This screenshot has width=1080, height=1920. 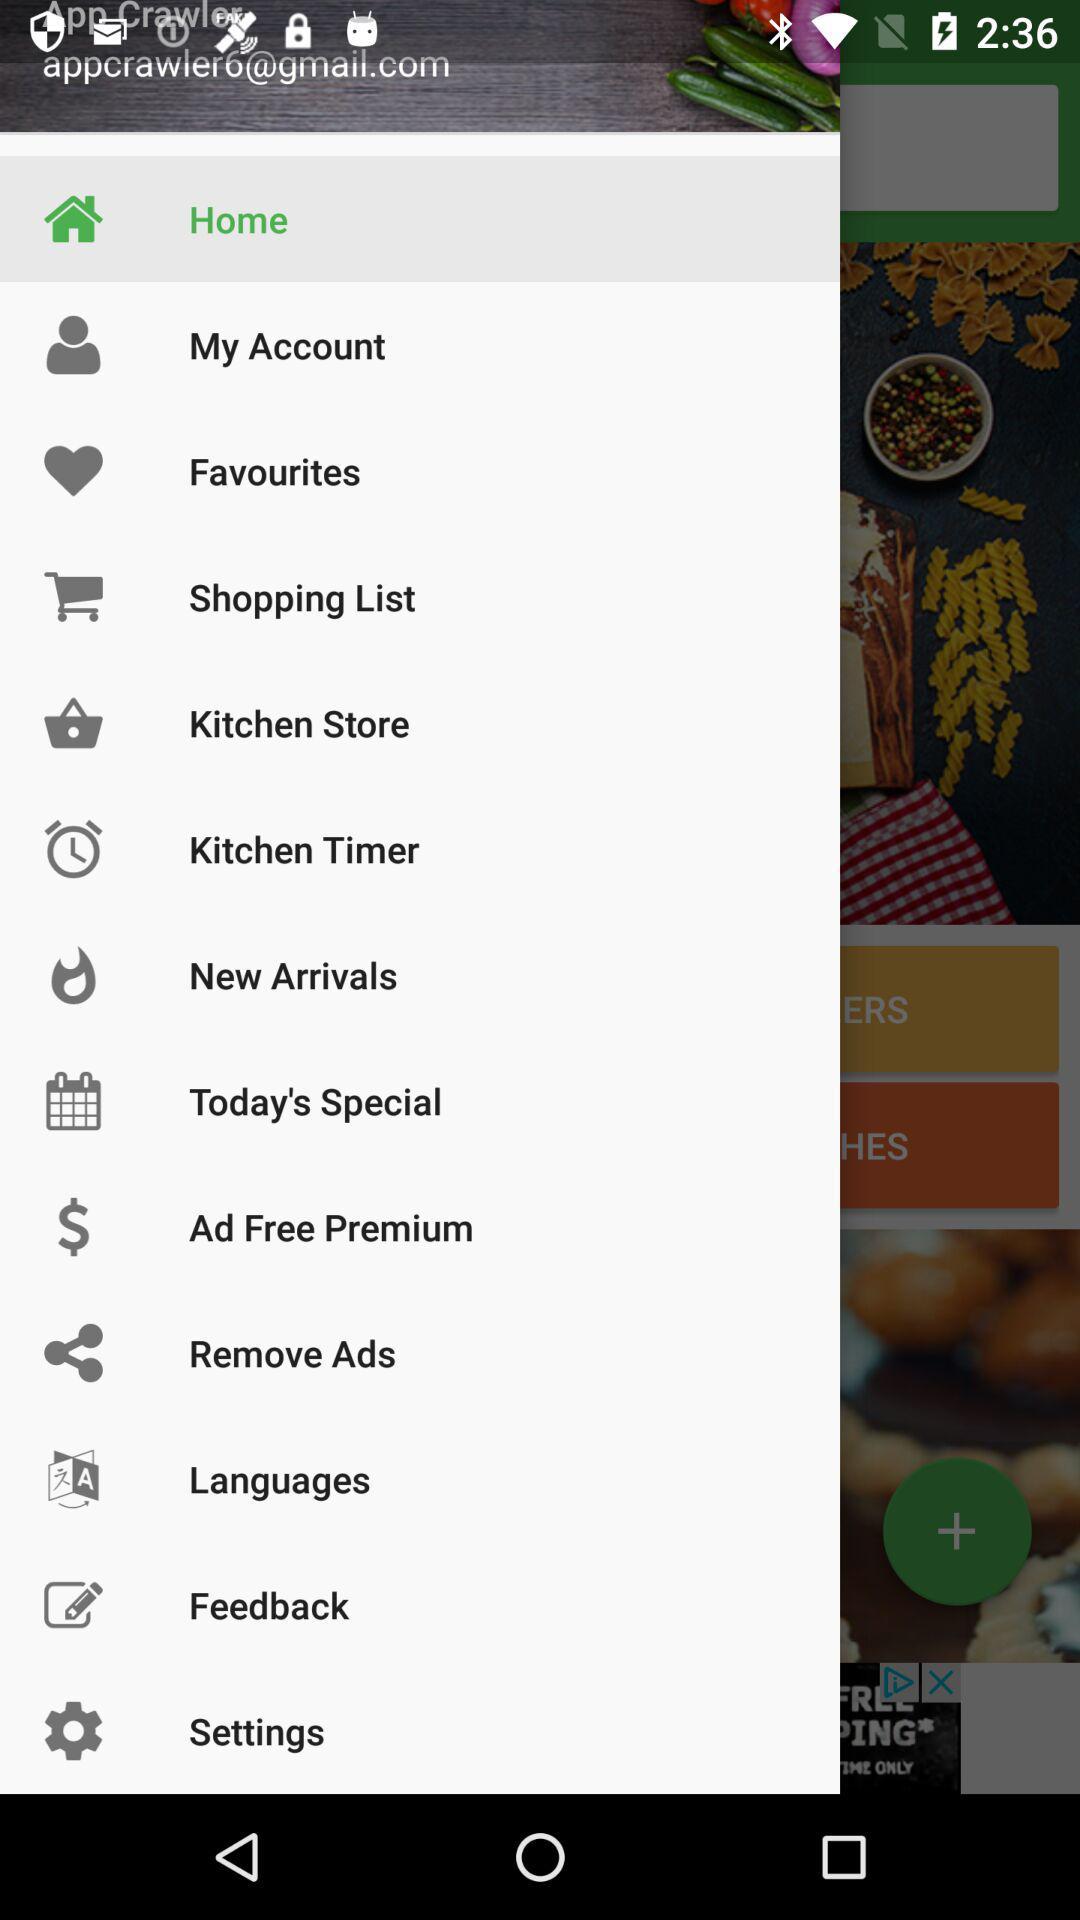 What do you see at coordinates (955, 1538) in the screenshot?
I see `the add icon` at bounding box center [955, 1538].